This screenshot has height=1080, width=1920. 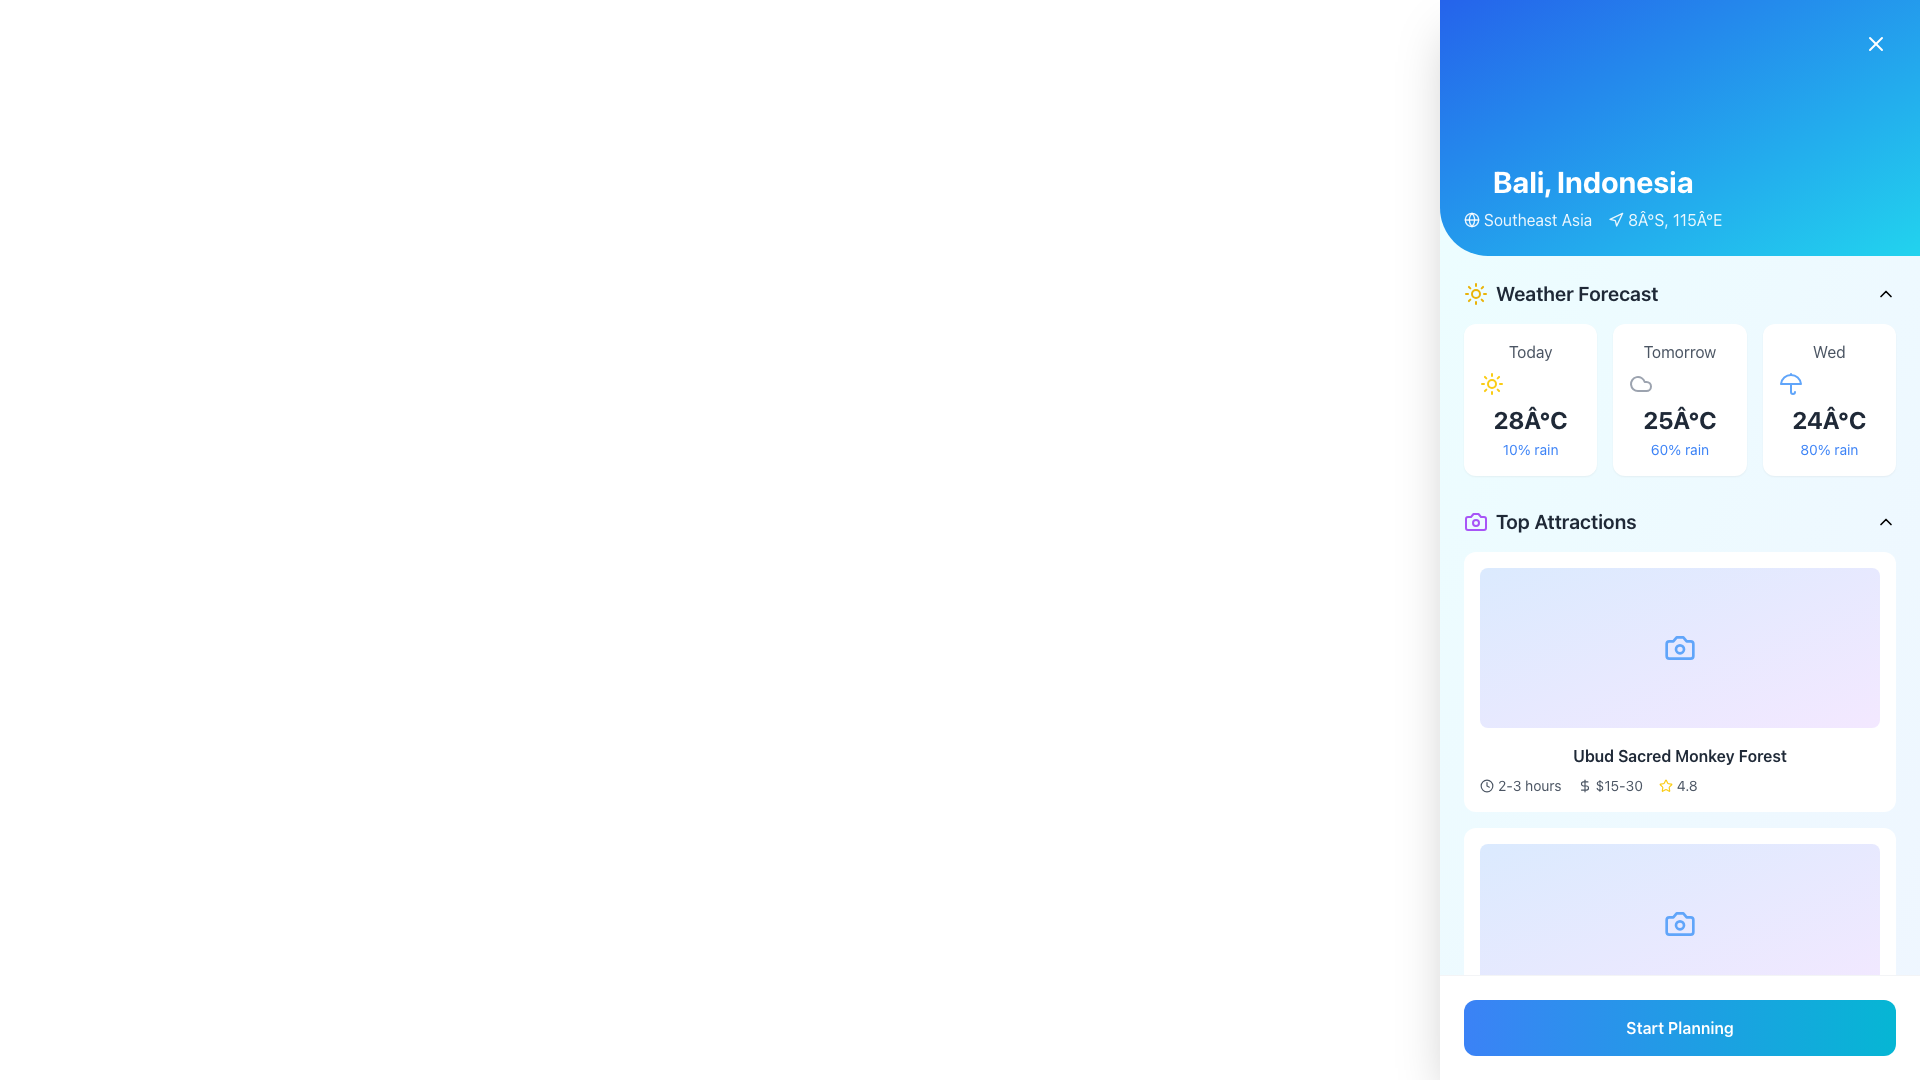 What do you see at coordinates (1885, 520) in the screenshot?
I see `the chevron-up icon button located at the far right of the 'Top Attractions' header` at bounding box center [1885, 520].